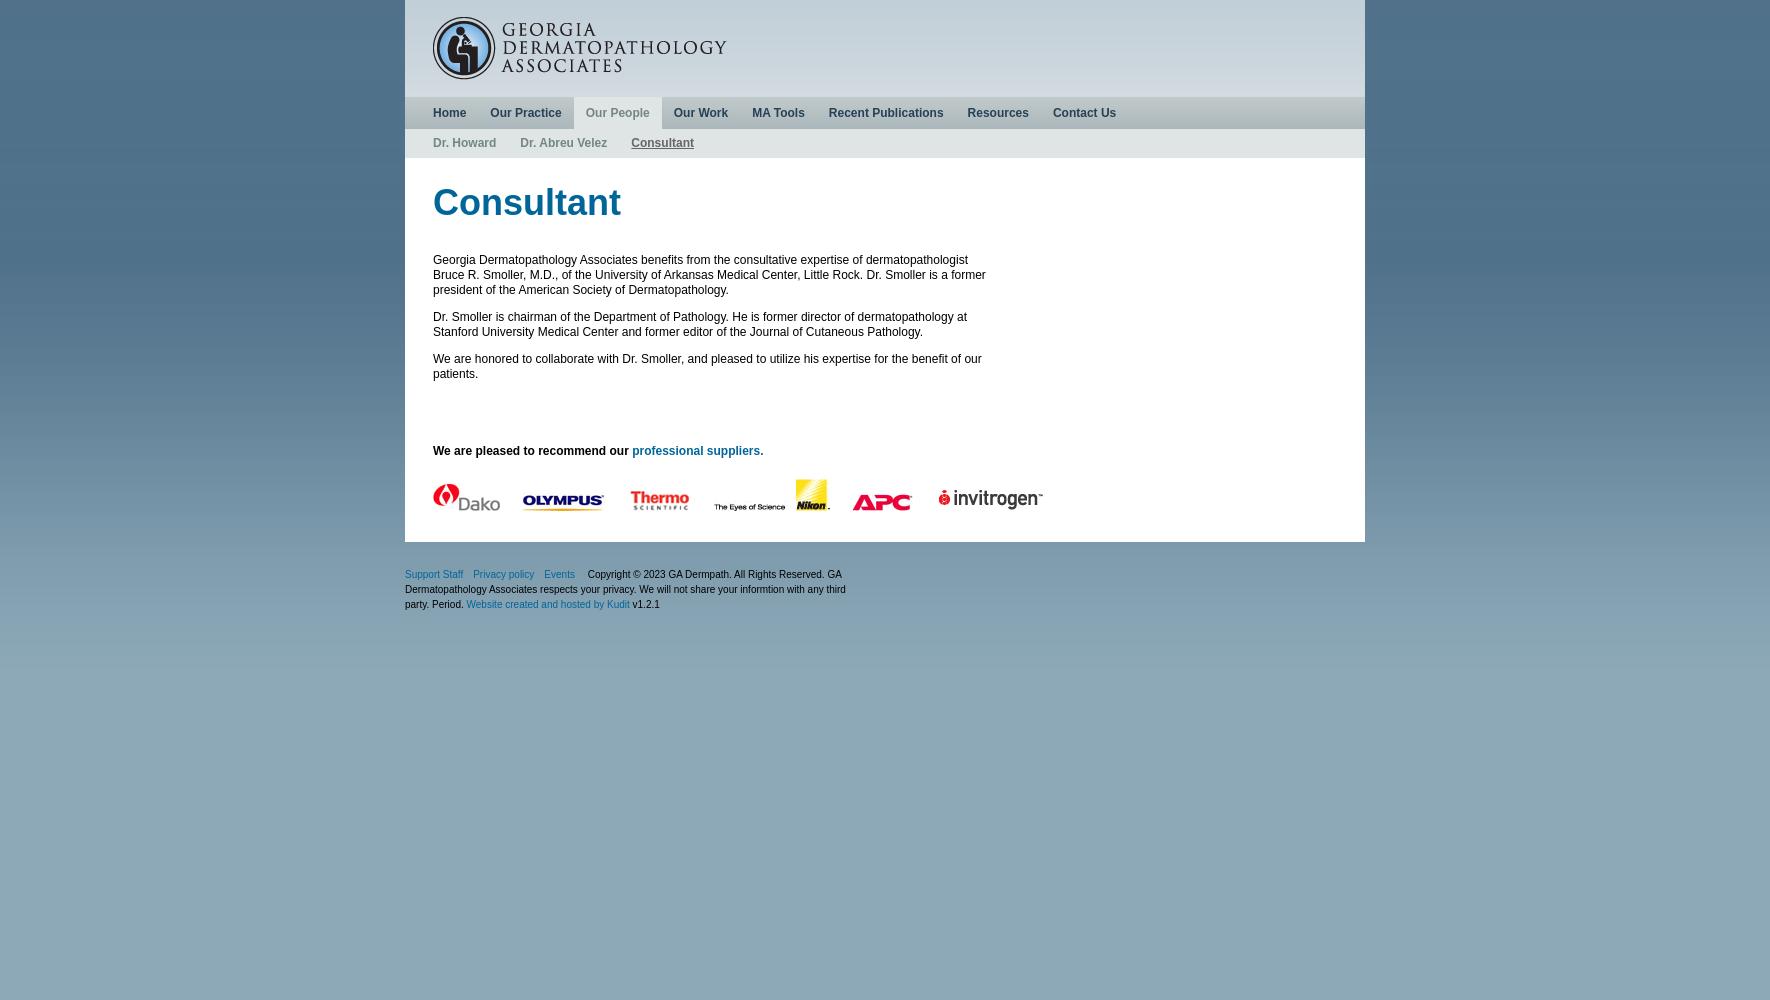  Describe the element at coordinates (644, 603) in the screenshot. I see `'v1.2.1'` at that location.